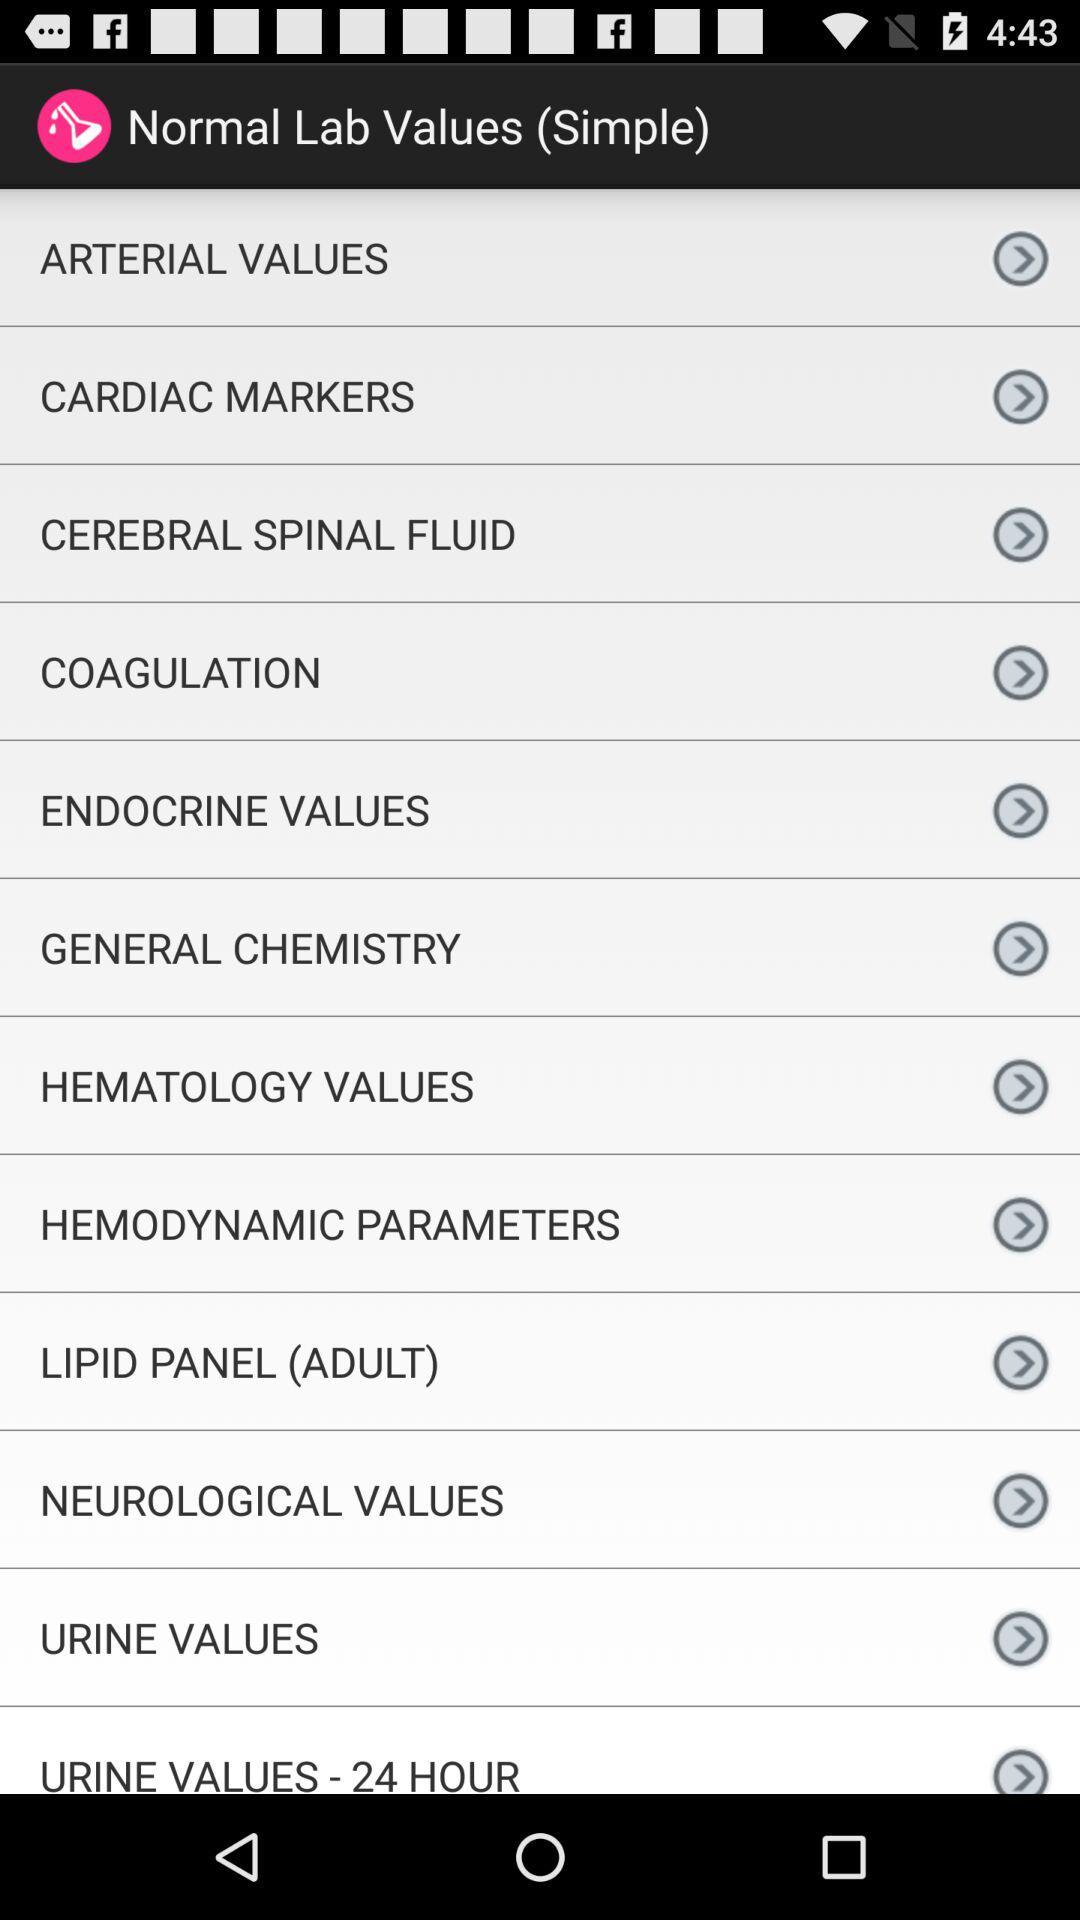 The height and width of the screenshot is (1920, 1080). I want to click on the icon below hemodynamic parameters icon, so click(480, 1360).